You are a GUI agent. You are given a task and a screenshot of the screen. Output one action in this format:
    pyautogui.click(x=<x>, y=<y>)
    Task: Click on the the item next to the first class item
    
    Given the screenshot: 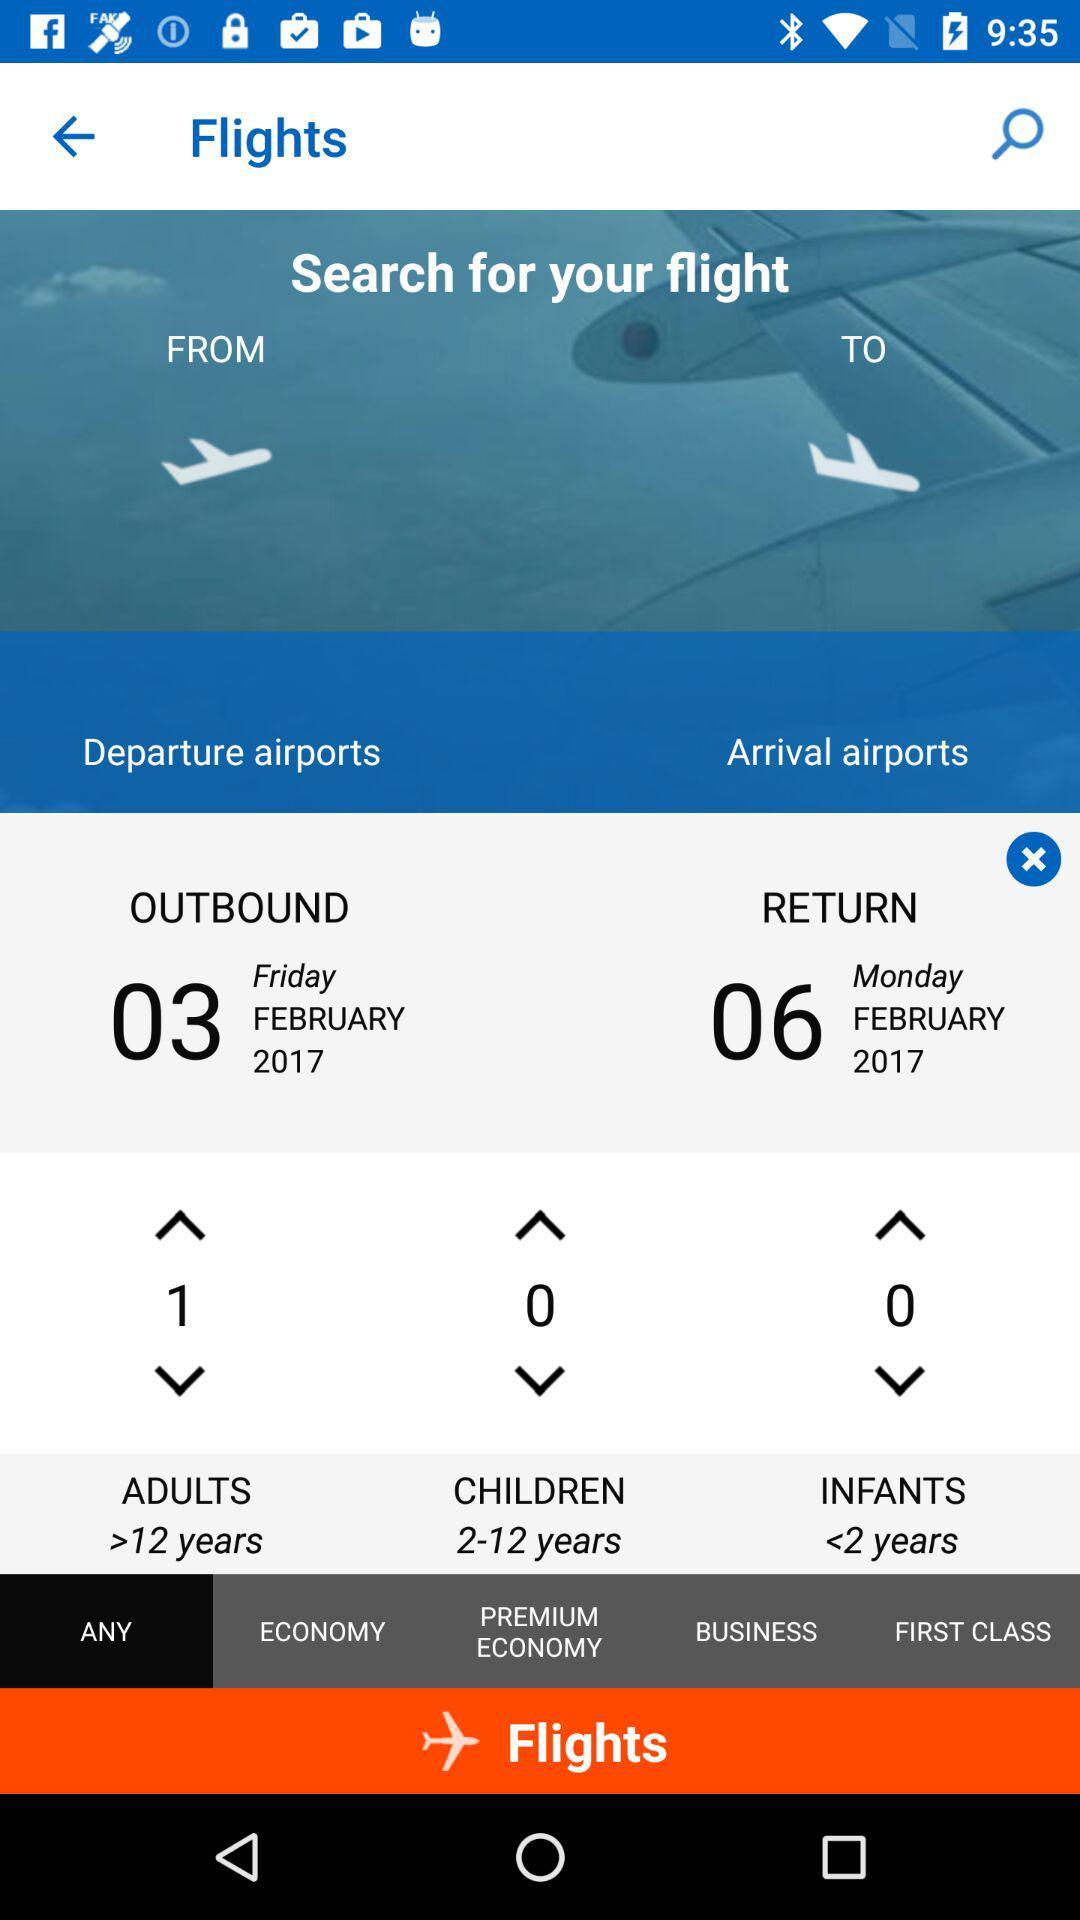 What is the action you would take?
    pyautogui.click(x=756, y=1631)
    